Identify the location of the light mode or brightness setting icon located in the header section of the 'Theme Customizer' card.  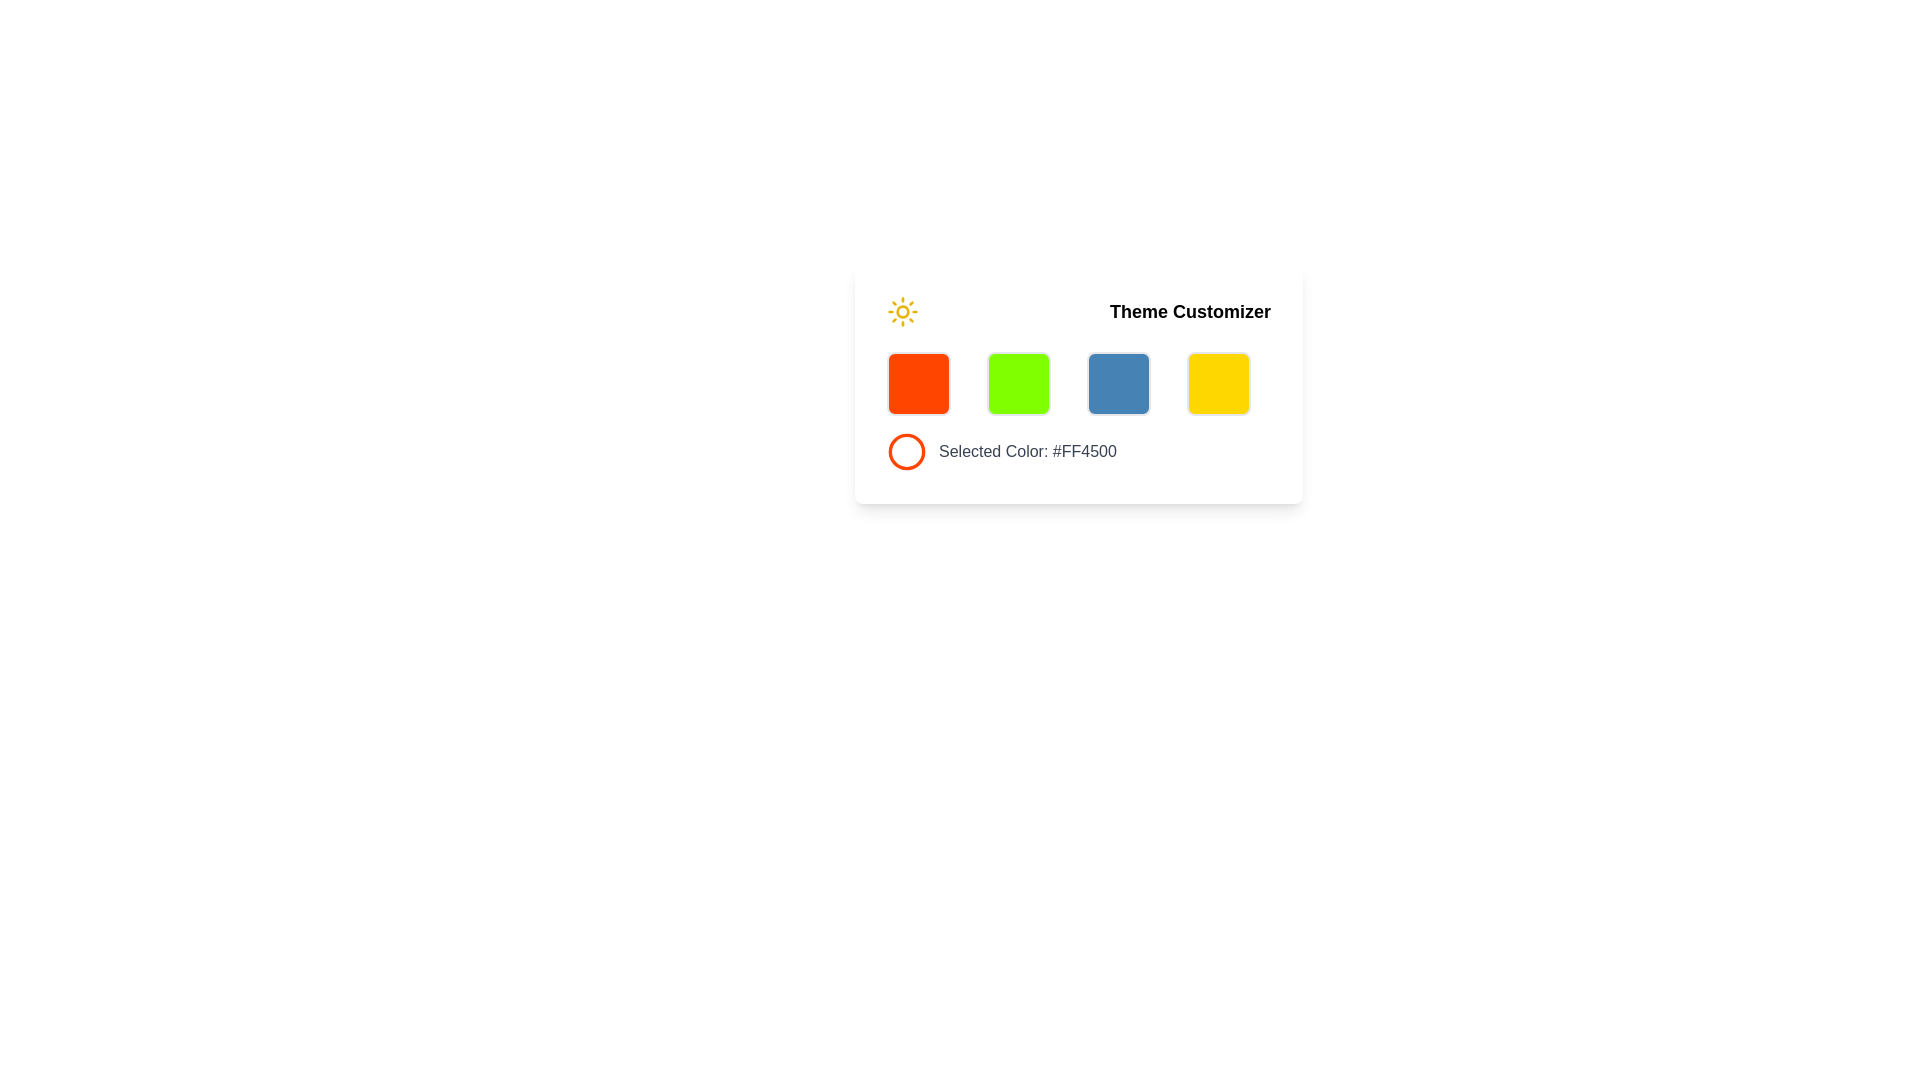
(901, 312).